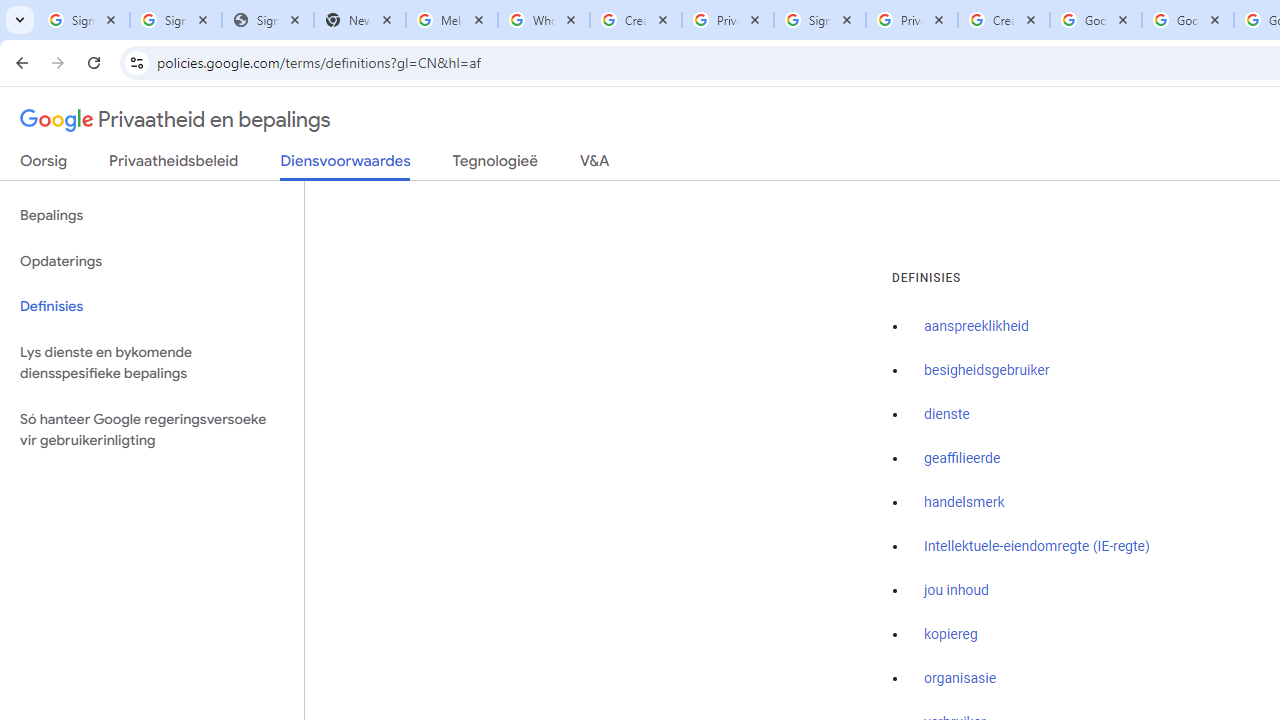 This screenshot has height=720, width=1280. What do you see at coordinates (950, 634) in the screenshot?
I see `'kopiereg'` at bounding box center [950, 634].